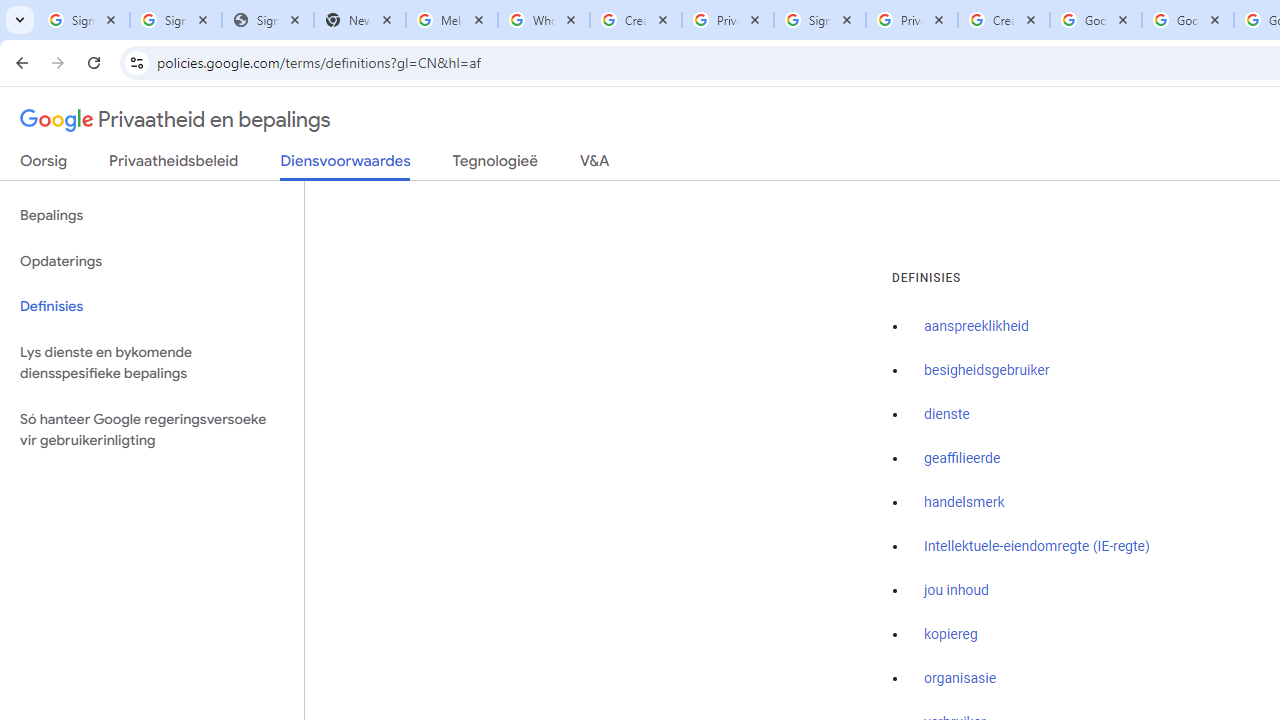 This screenshot has height=720, width=1280. What do you see at coordinates (950, 634) in the screenshot?
I see `'kopiereg'` at bounding box center [950, 634].